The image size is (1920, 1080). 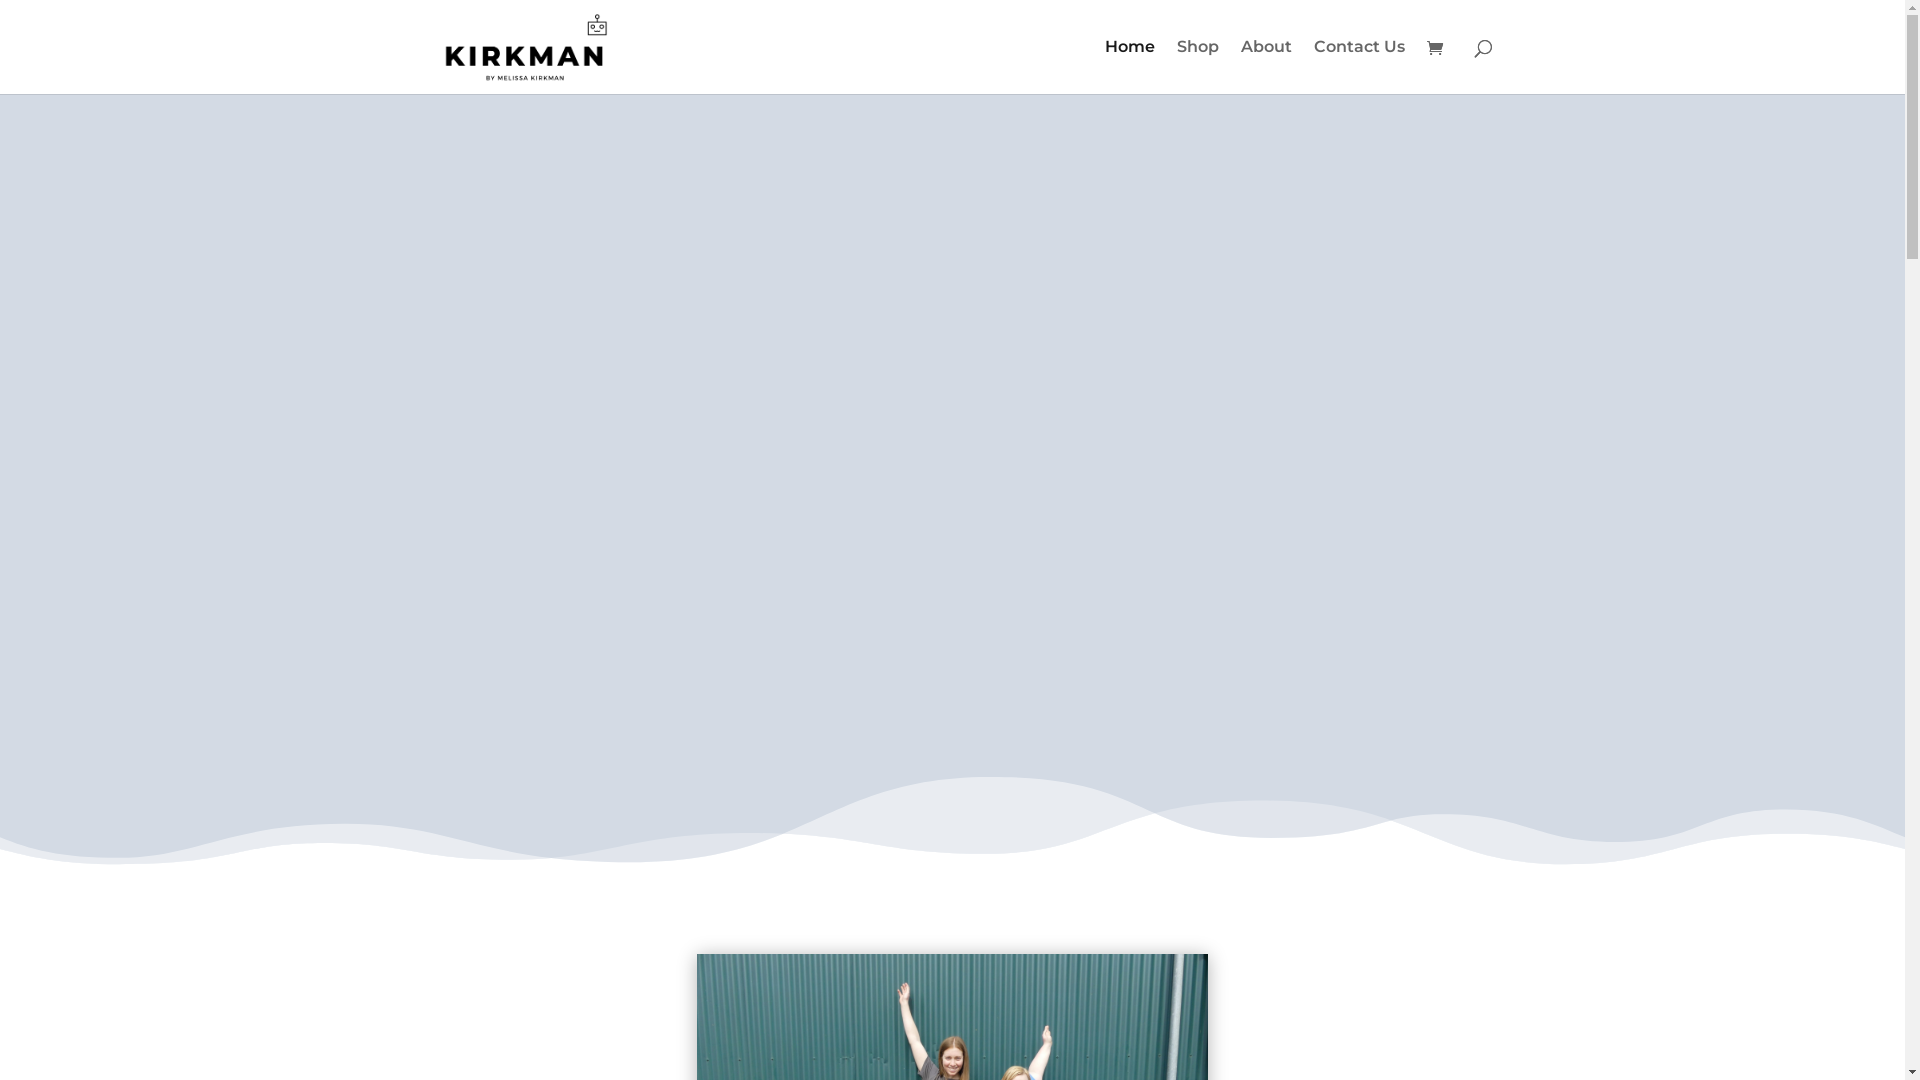 What do you see at coordinates (1238, 65) in the screenshot?
I see `'About'` at bounding box center [1238, 65].